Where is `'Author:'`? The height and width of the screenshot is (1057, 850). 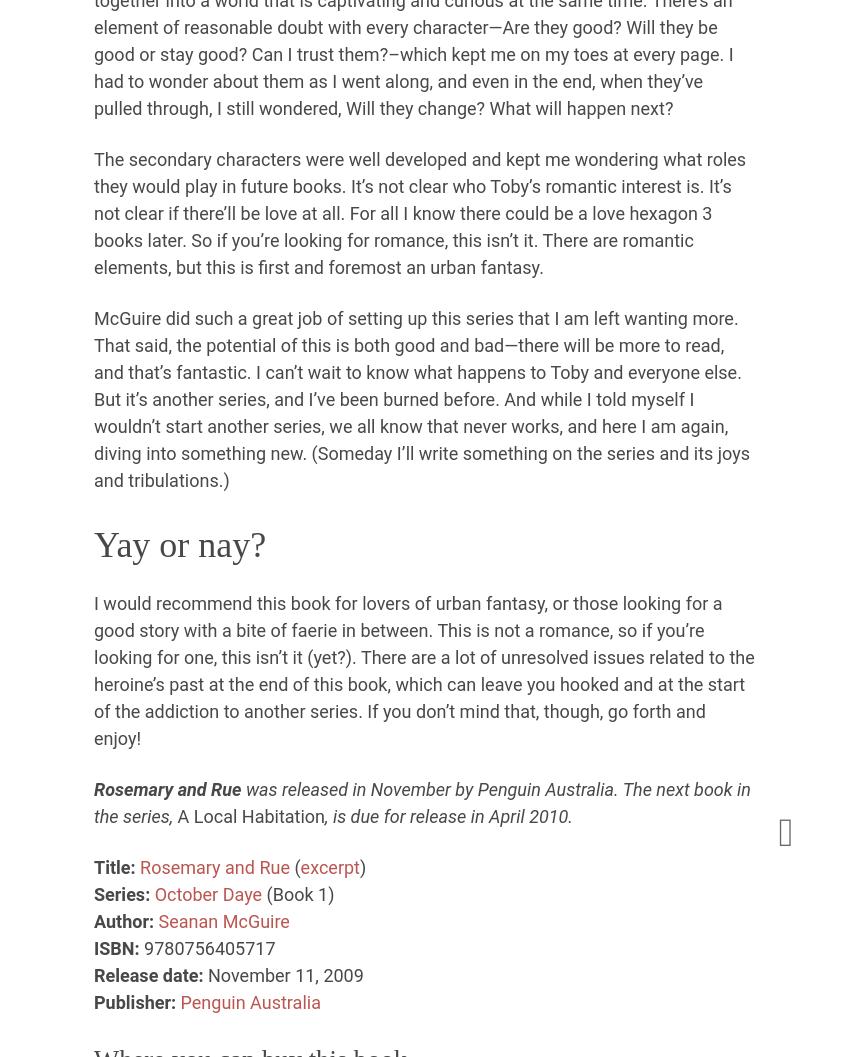 'Author:' is located at coordinates (123, 920).